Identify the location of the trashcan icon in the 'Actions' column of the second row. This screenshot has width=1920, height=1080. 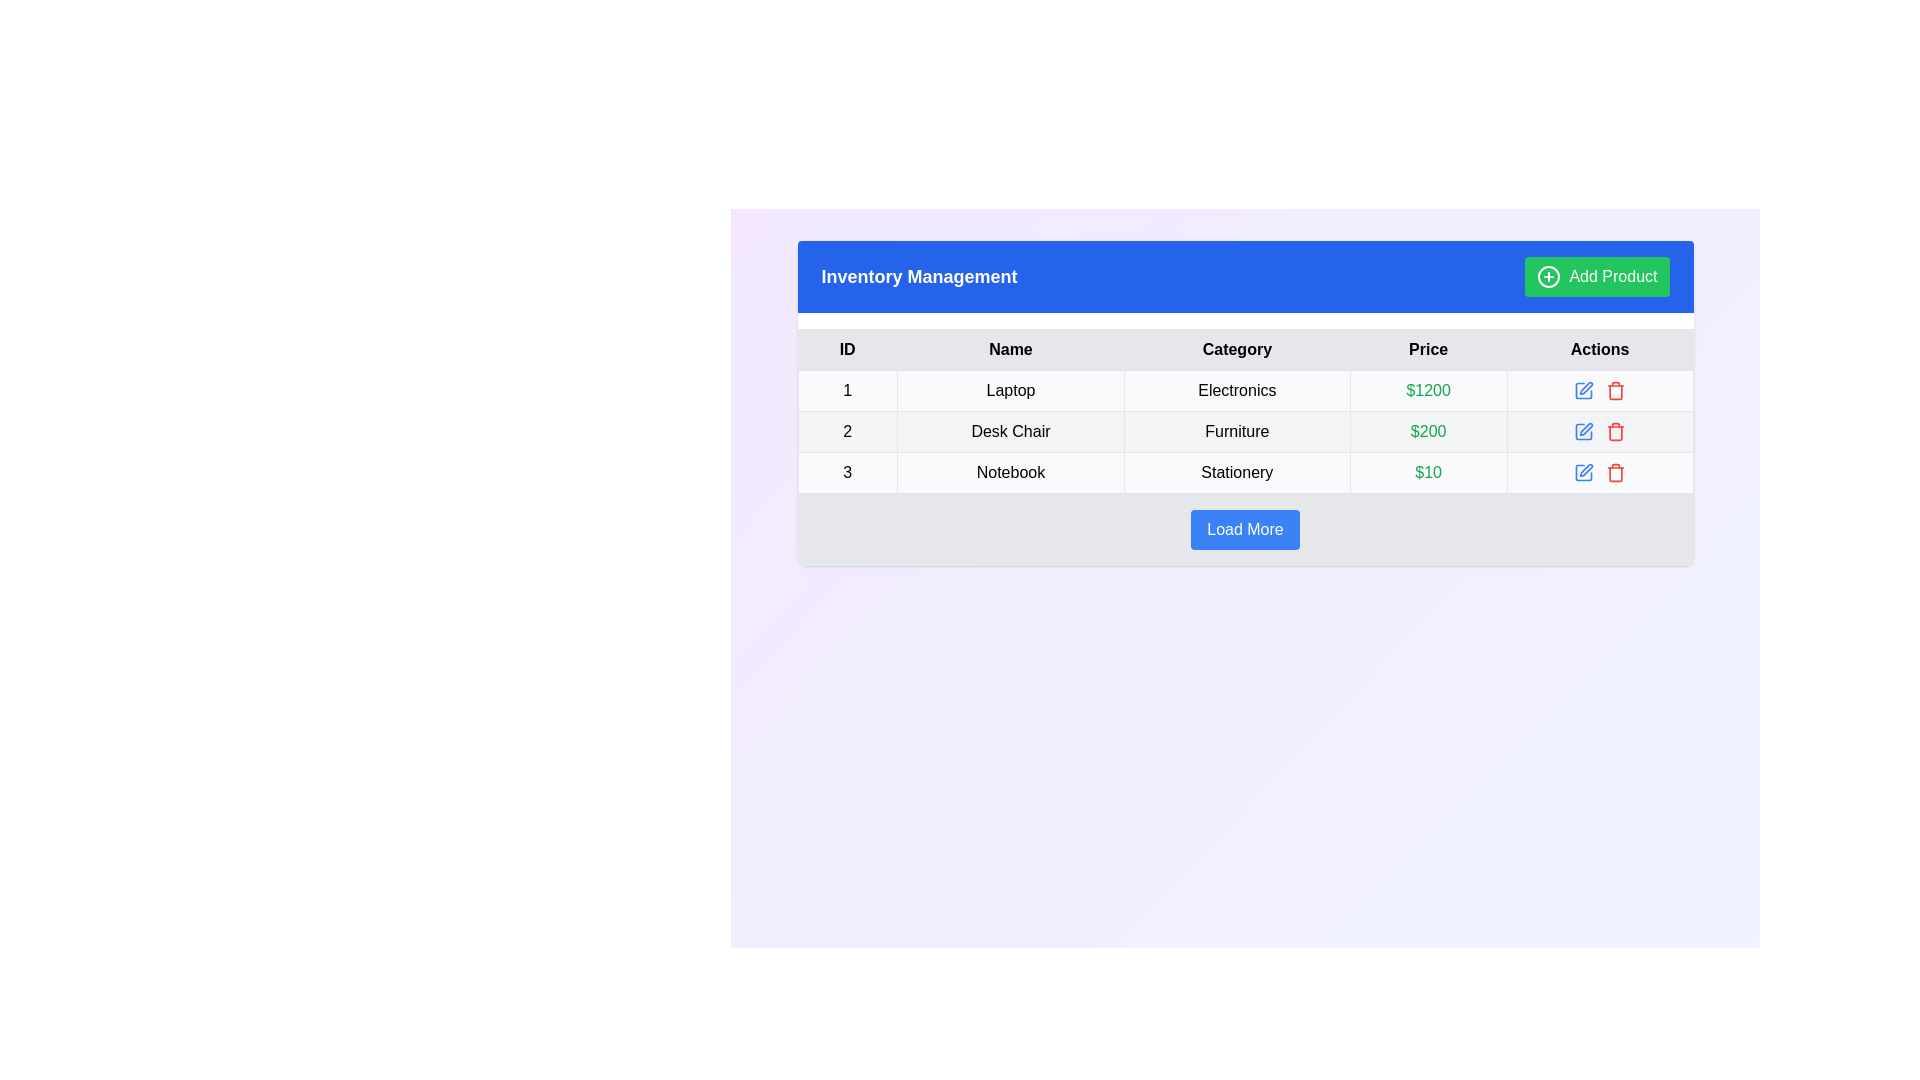
(1616, 432).